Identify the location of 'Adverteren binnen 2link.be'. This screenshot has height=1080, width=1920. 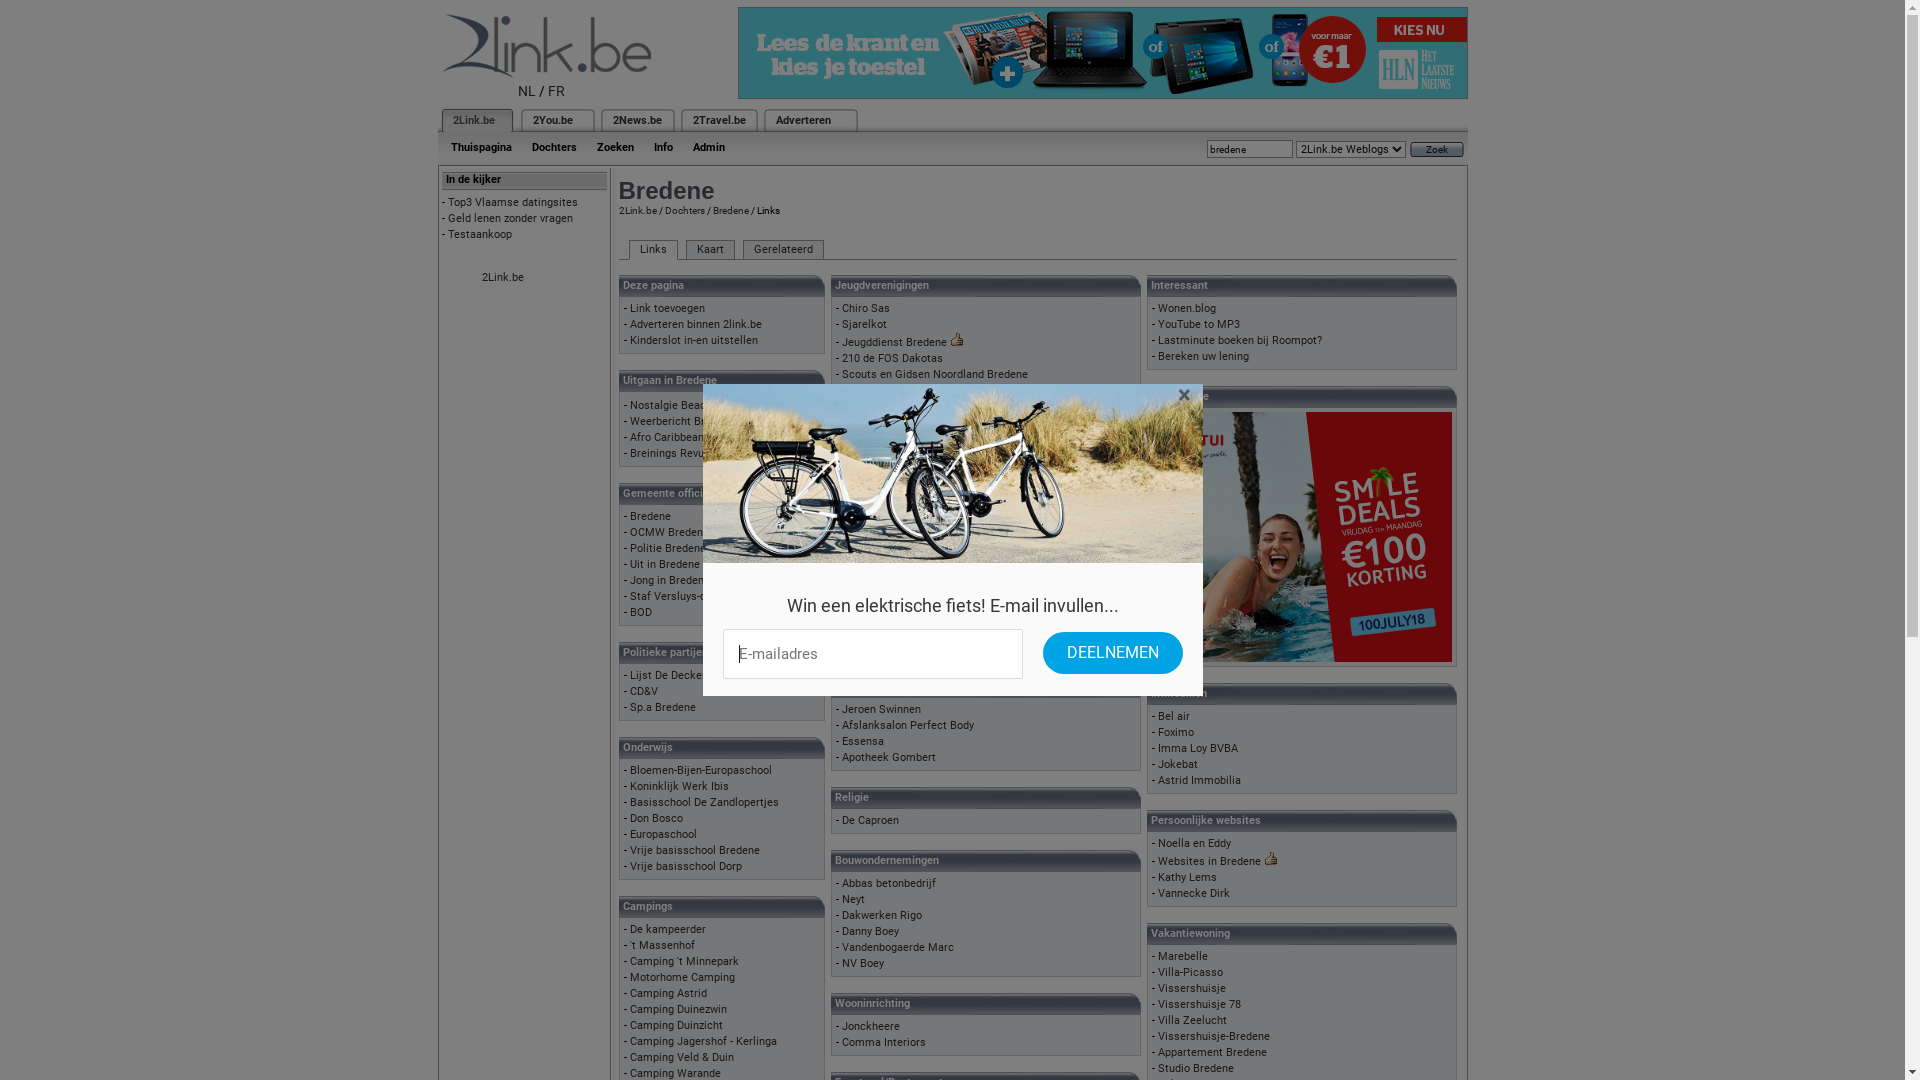
(628, 323).